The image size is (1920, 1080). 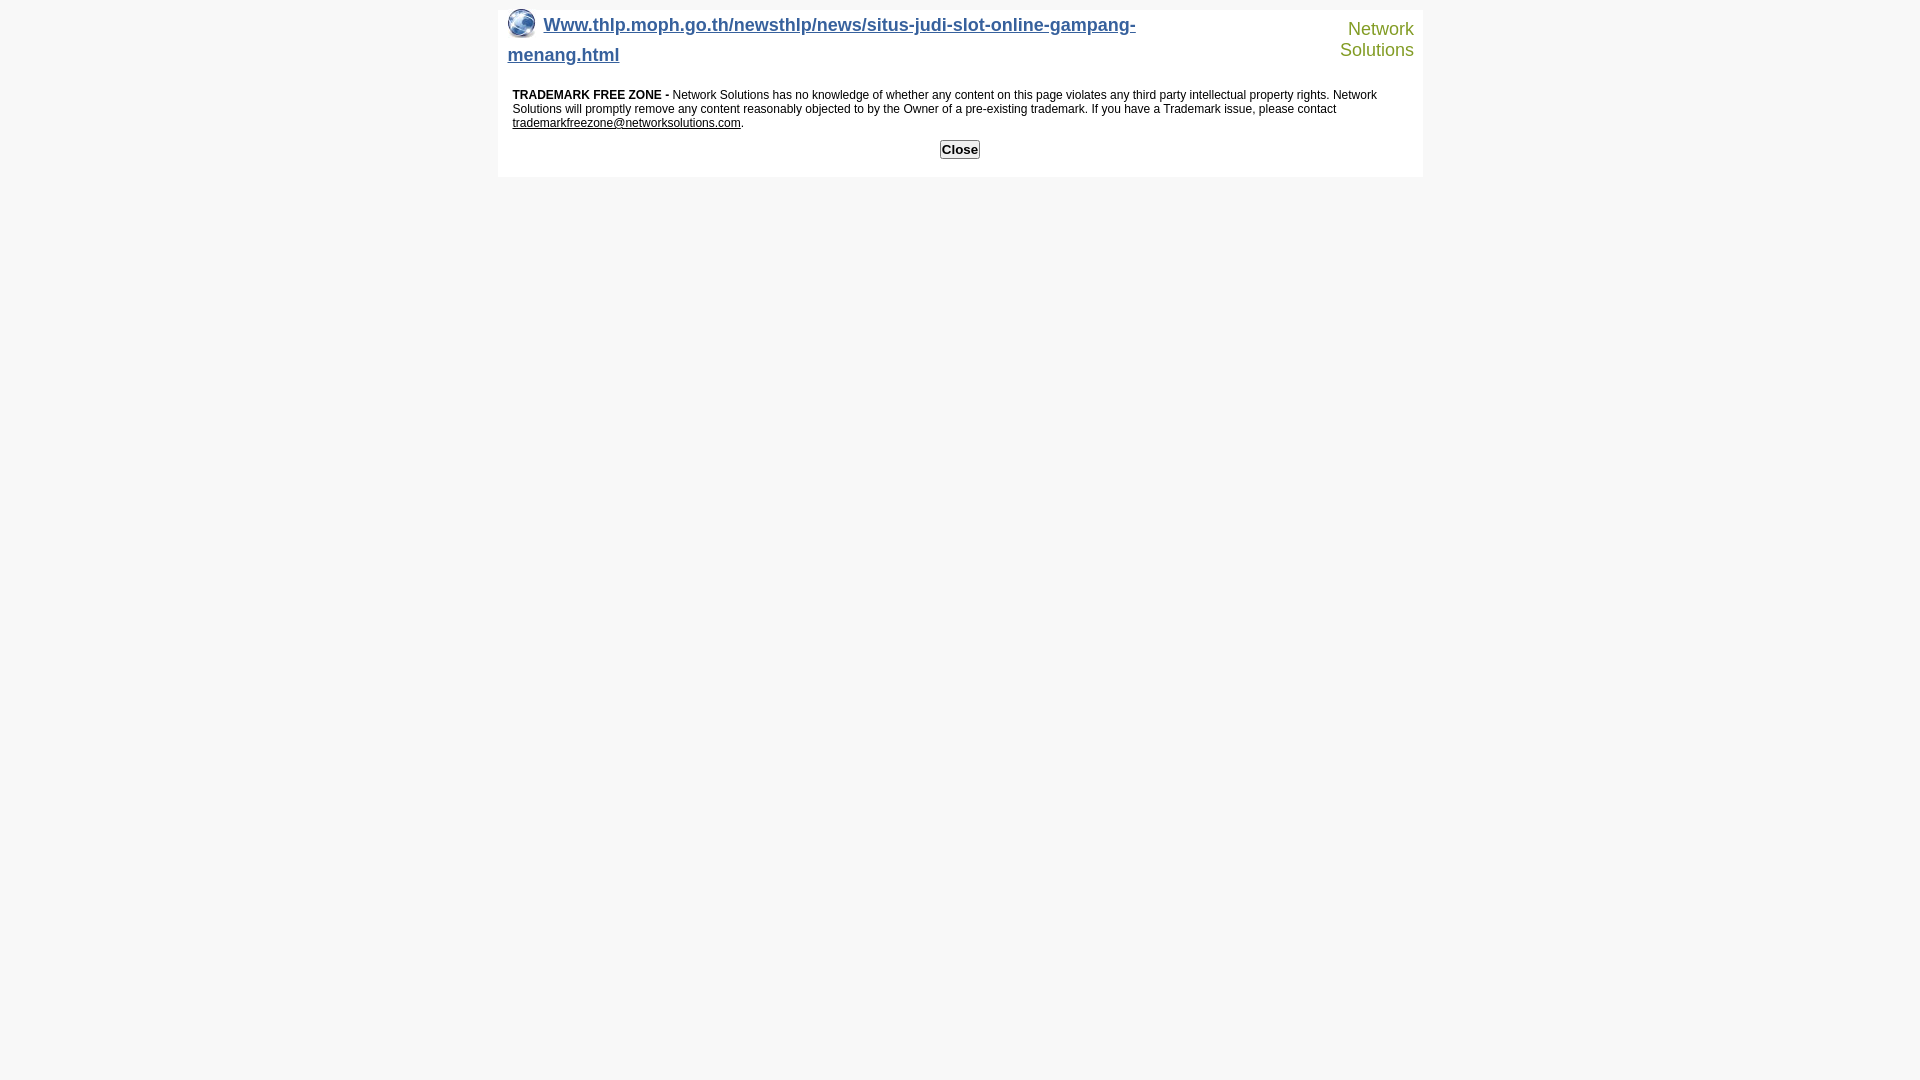 I want to click on 'Close', so click(x=960, y=148).